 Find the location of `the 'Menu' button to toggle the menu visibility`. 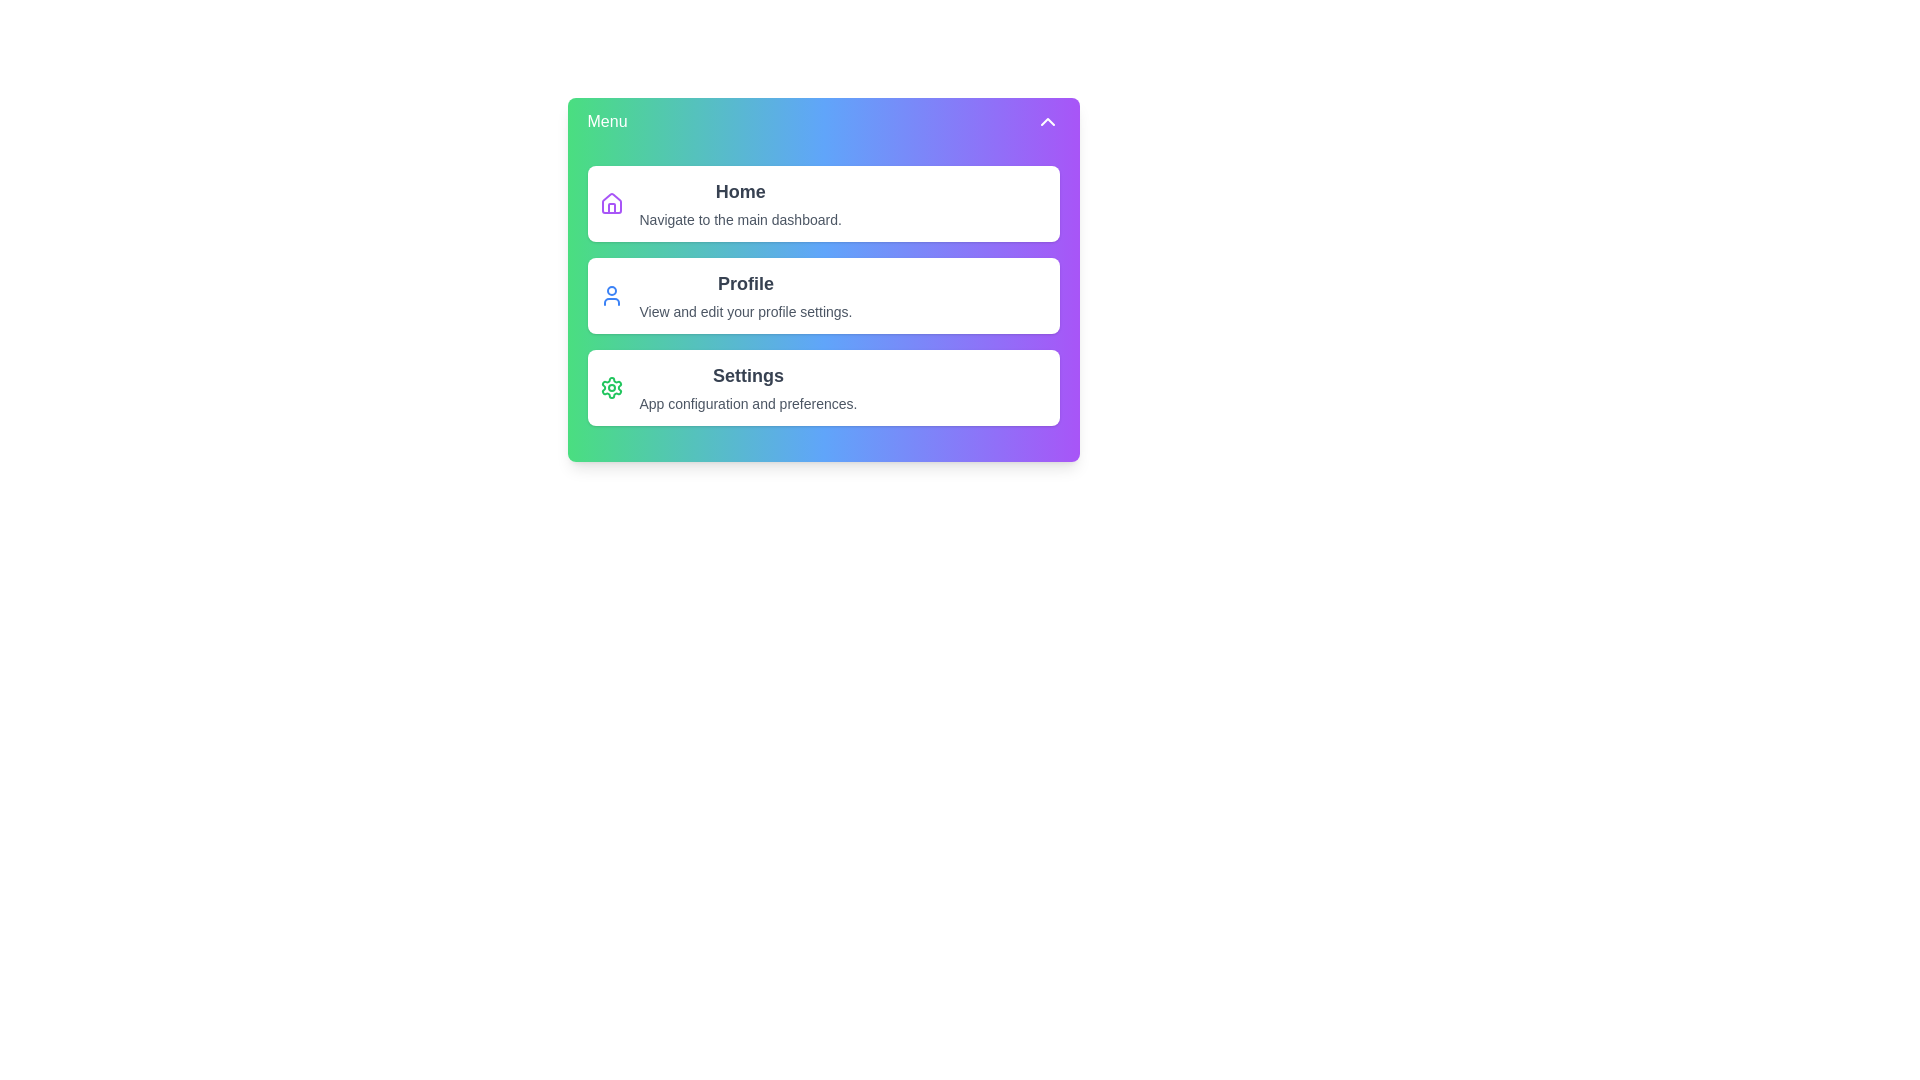

the 'Menu' button to toggle the menu visibility is located at coordinates (823, 122).